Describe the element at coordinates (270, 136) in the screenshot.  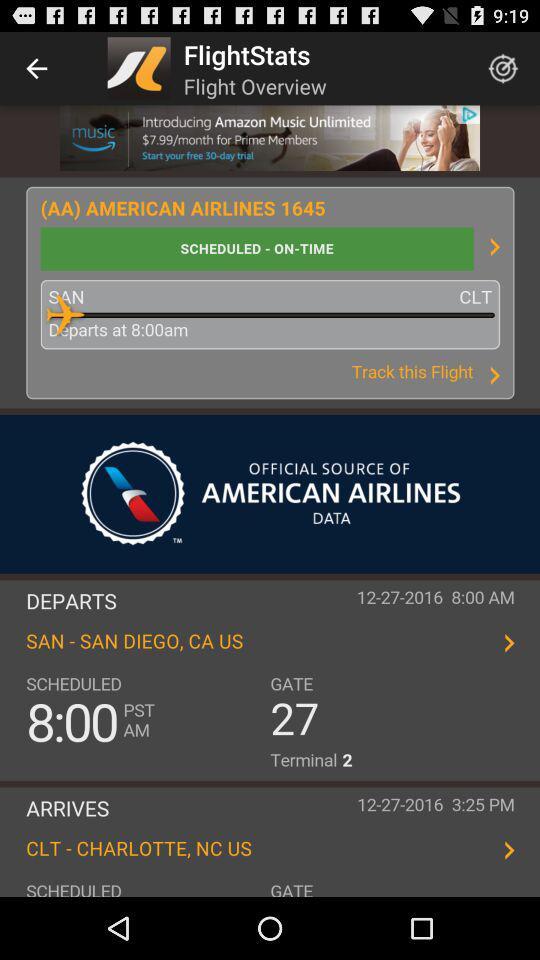
I see `prime music` at that location.